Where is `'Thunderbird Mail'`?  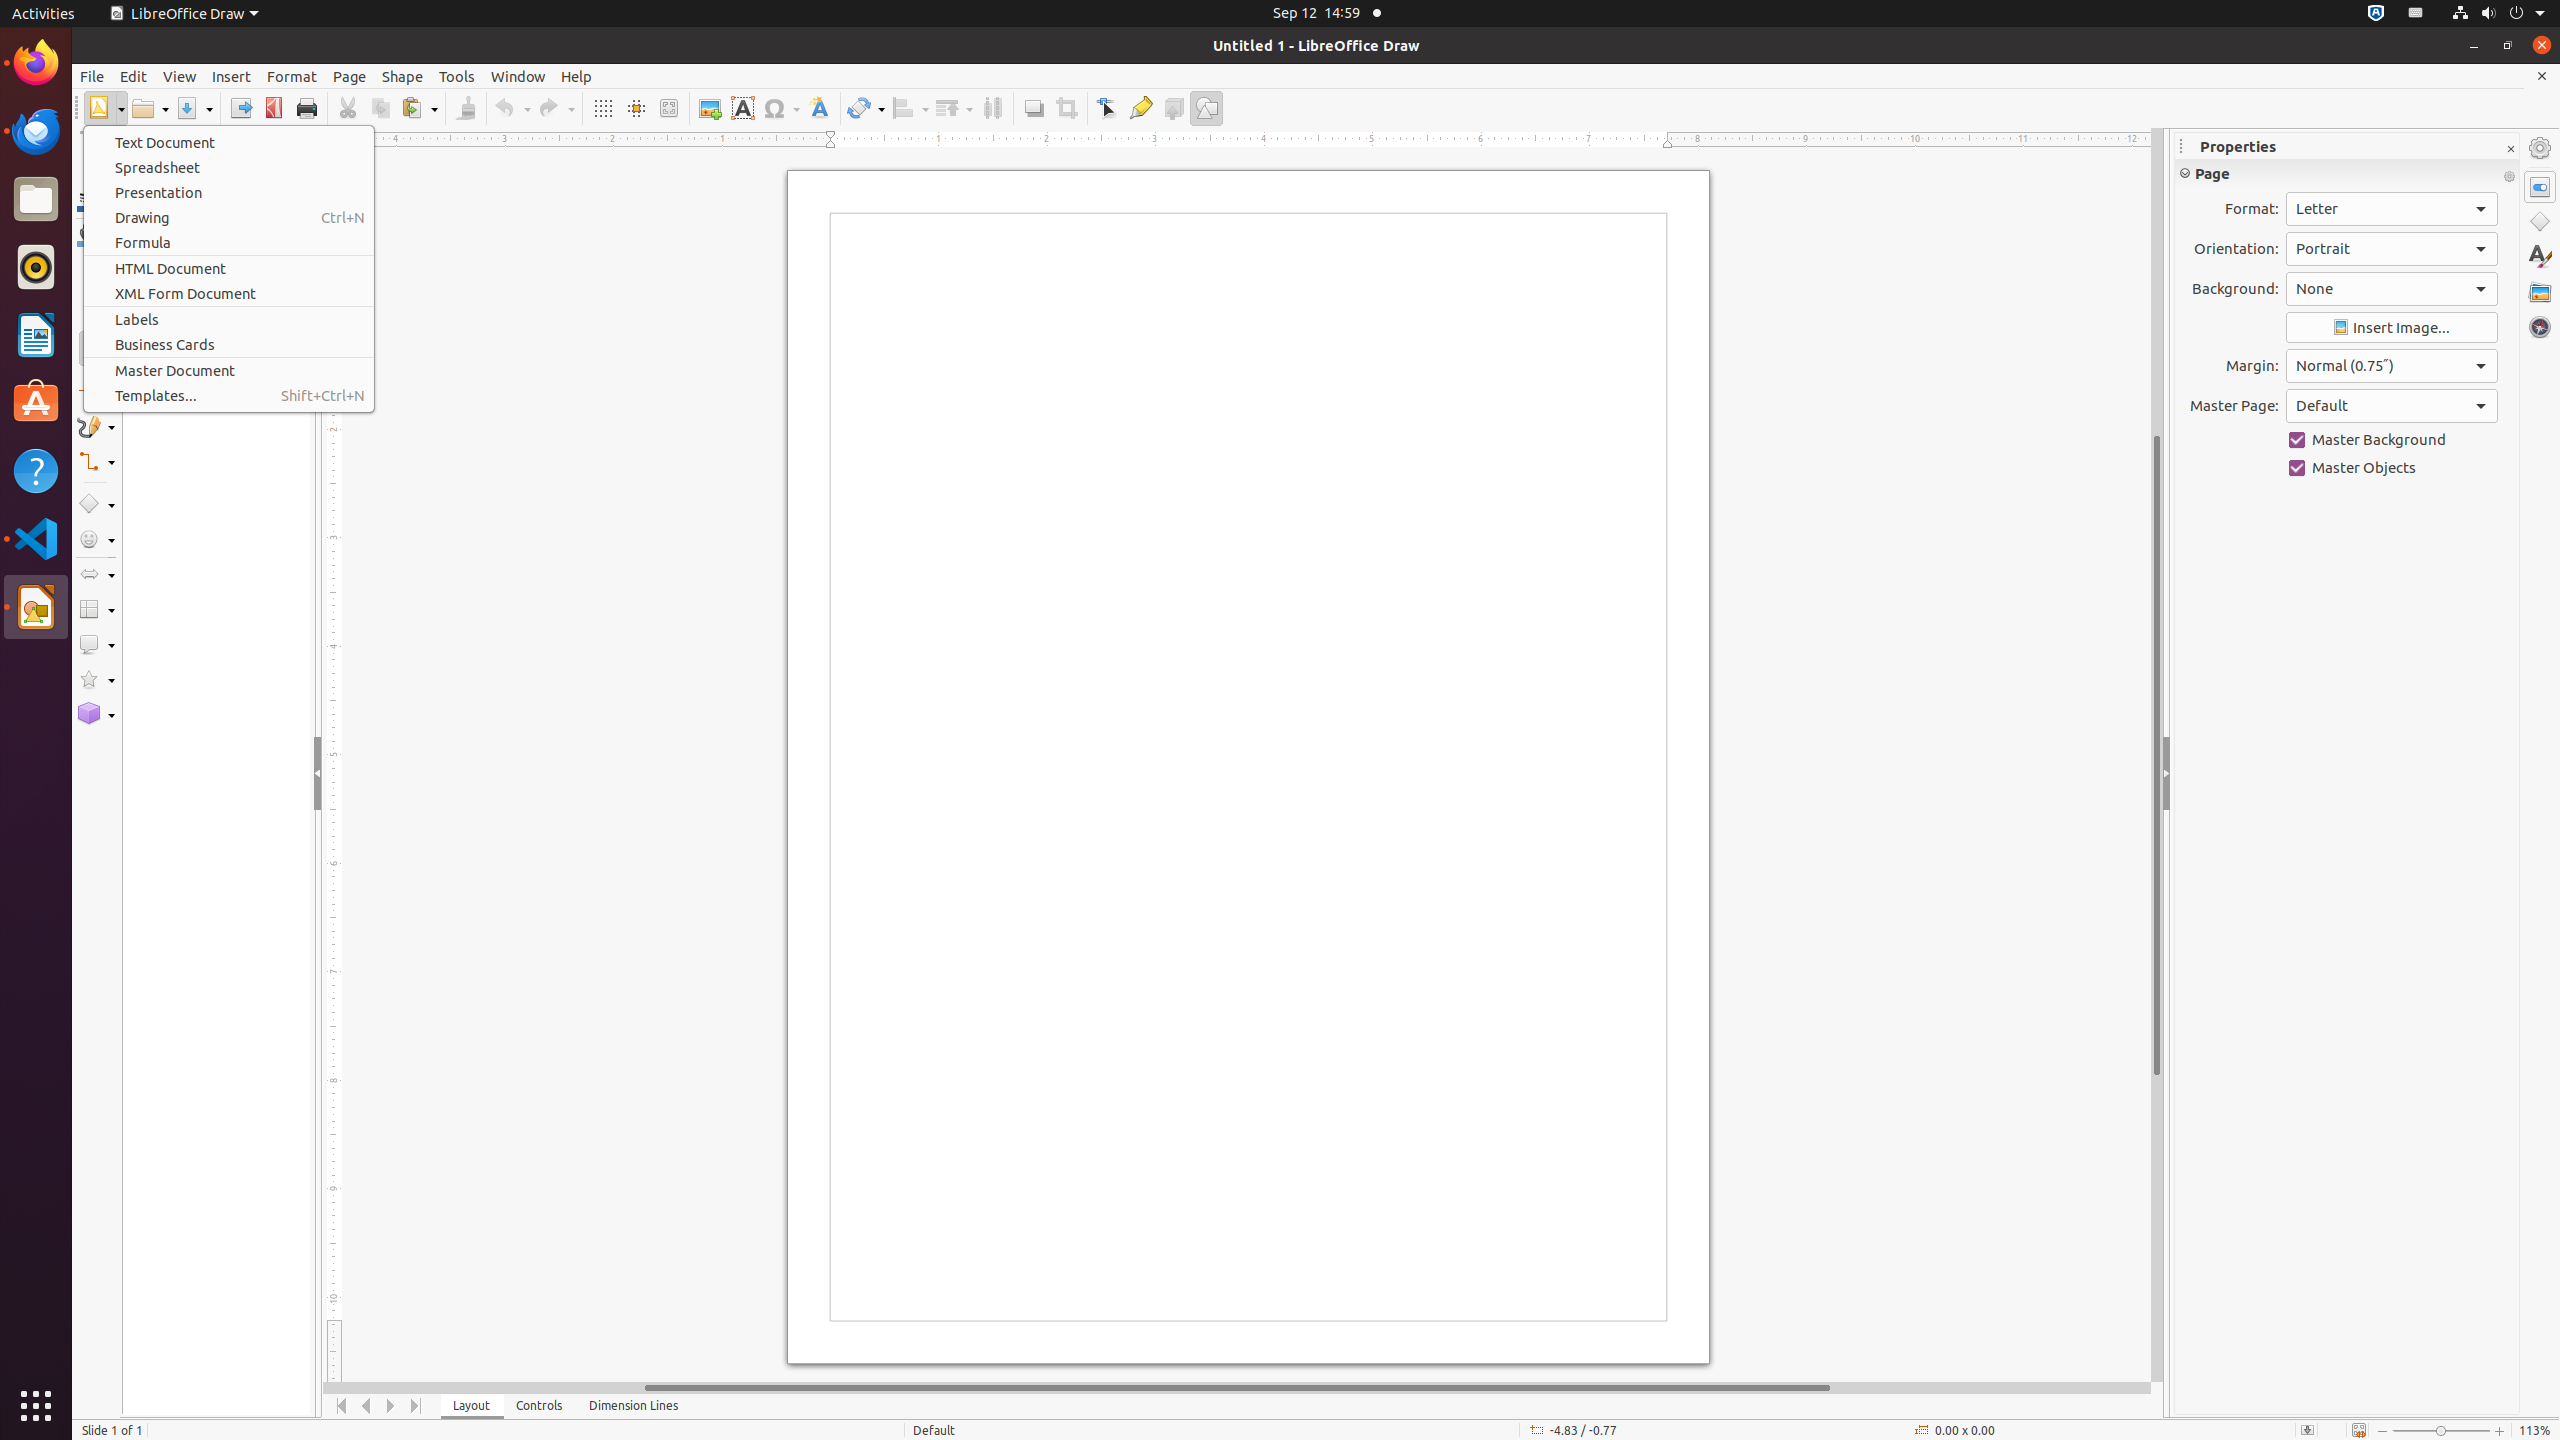 'Thunderbird Mail' is located at coordinates (36, 130).